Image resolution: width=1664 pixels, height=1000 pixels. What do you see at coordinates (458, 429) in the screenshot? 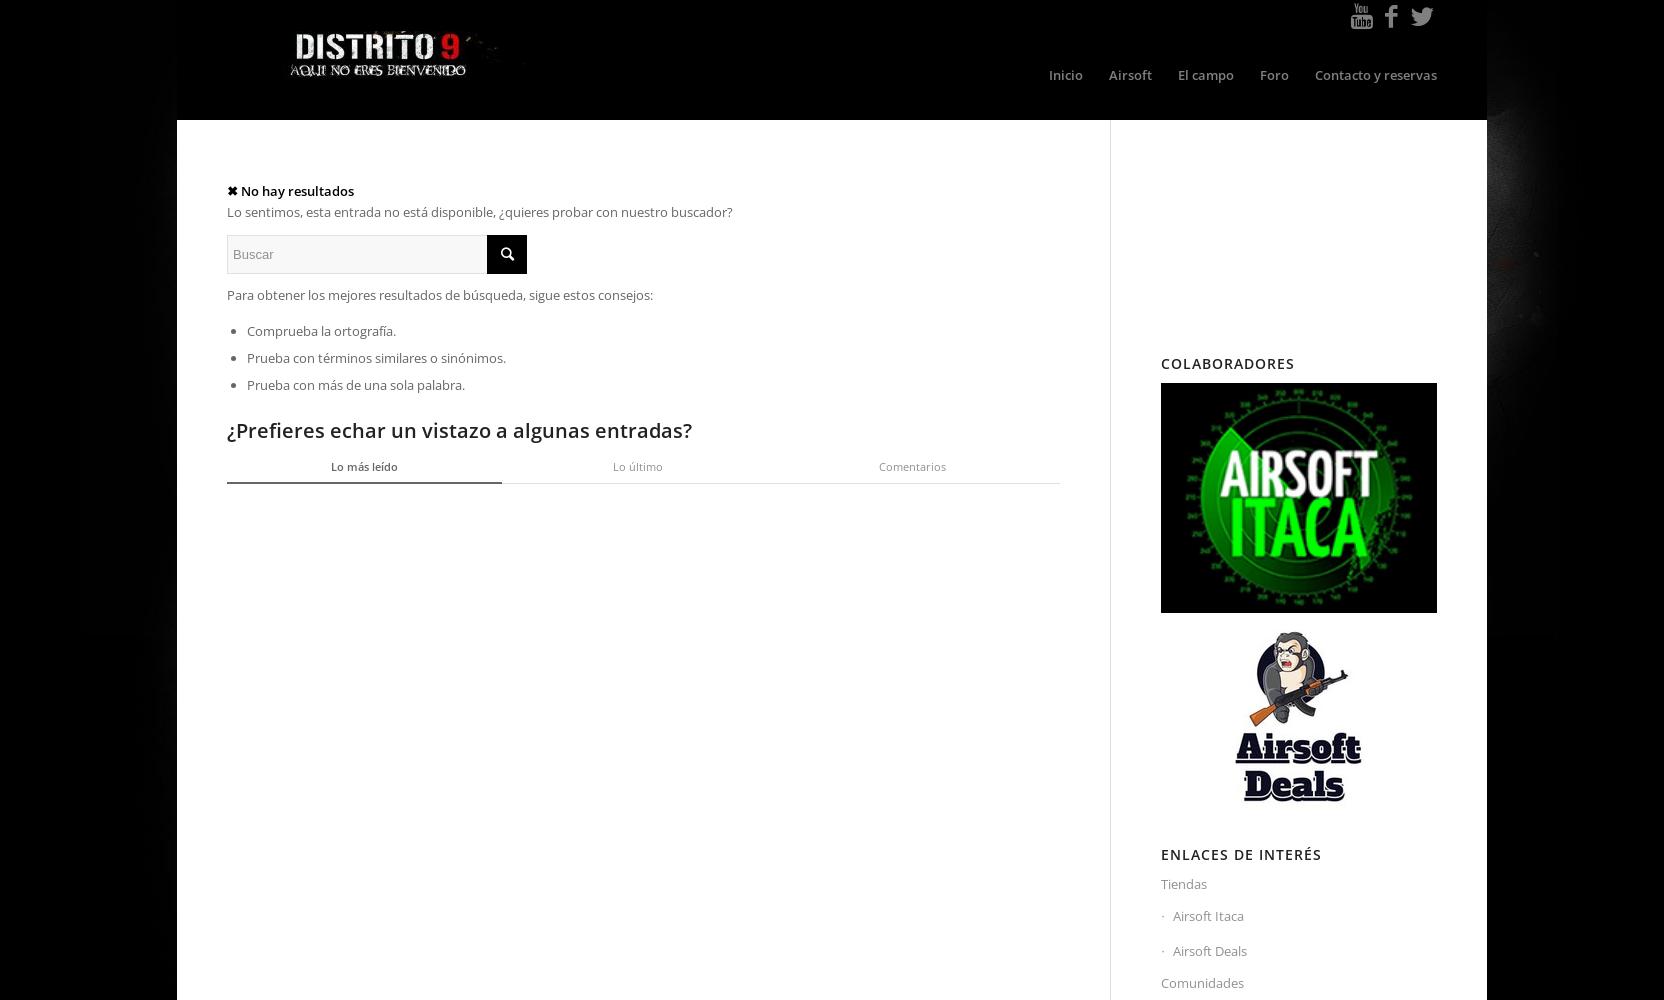
I see `'¿Prefieres echar un vistazo a algunas entradas?'` at bounding box center [458, 429].